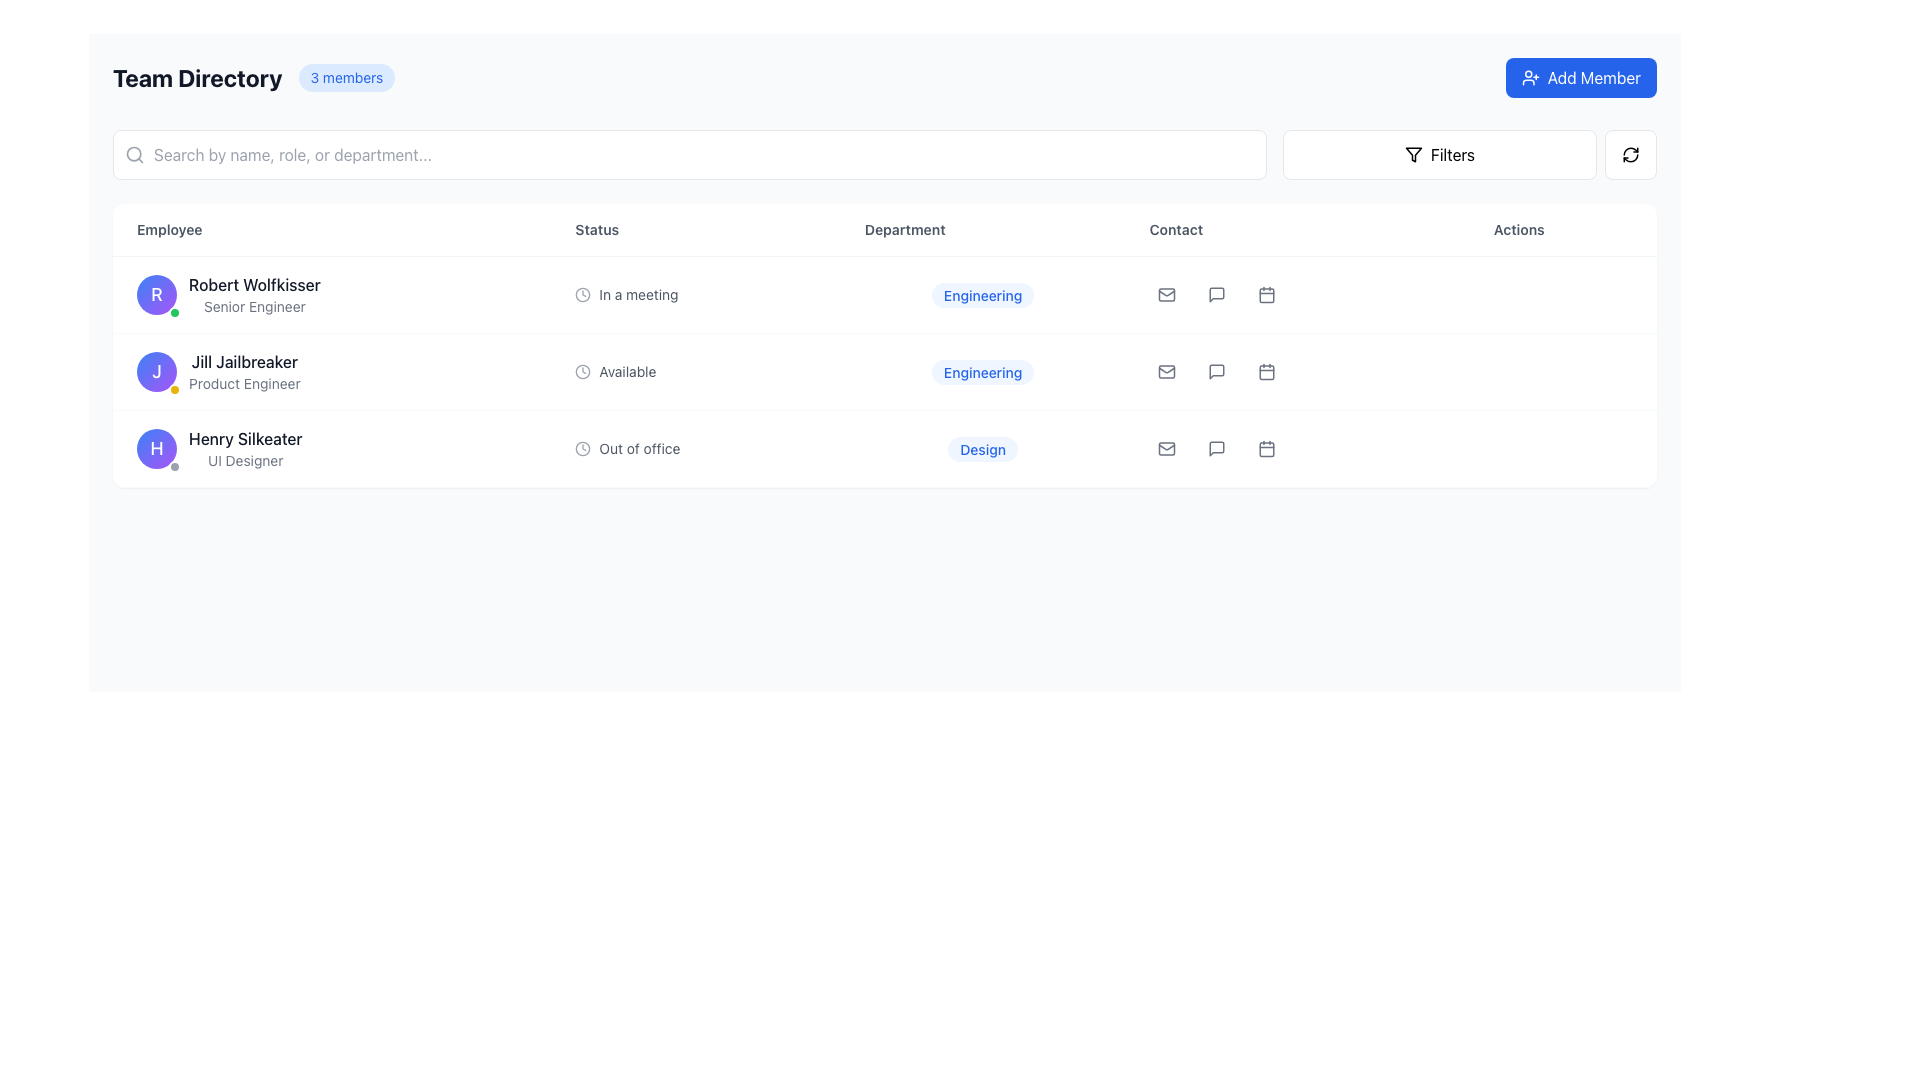 The height and width of the screenshot is (1080, 1920). What do you see at coordinates (1166, 294) in the screenshot?
I see `the email button located in the 'Contact' column of the second row of the table to initiate an email action for the respective team member` at bounding box center [1166, 294].